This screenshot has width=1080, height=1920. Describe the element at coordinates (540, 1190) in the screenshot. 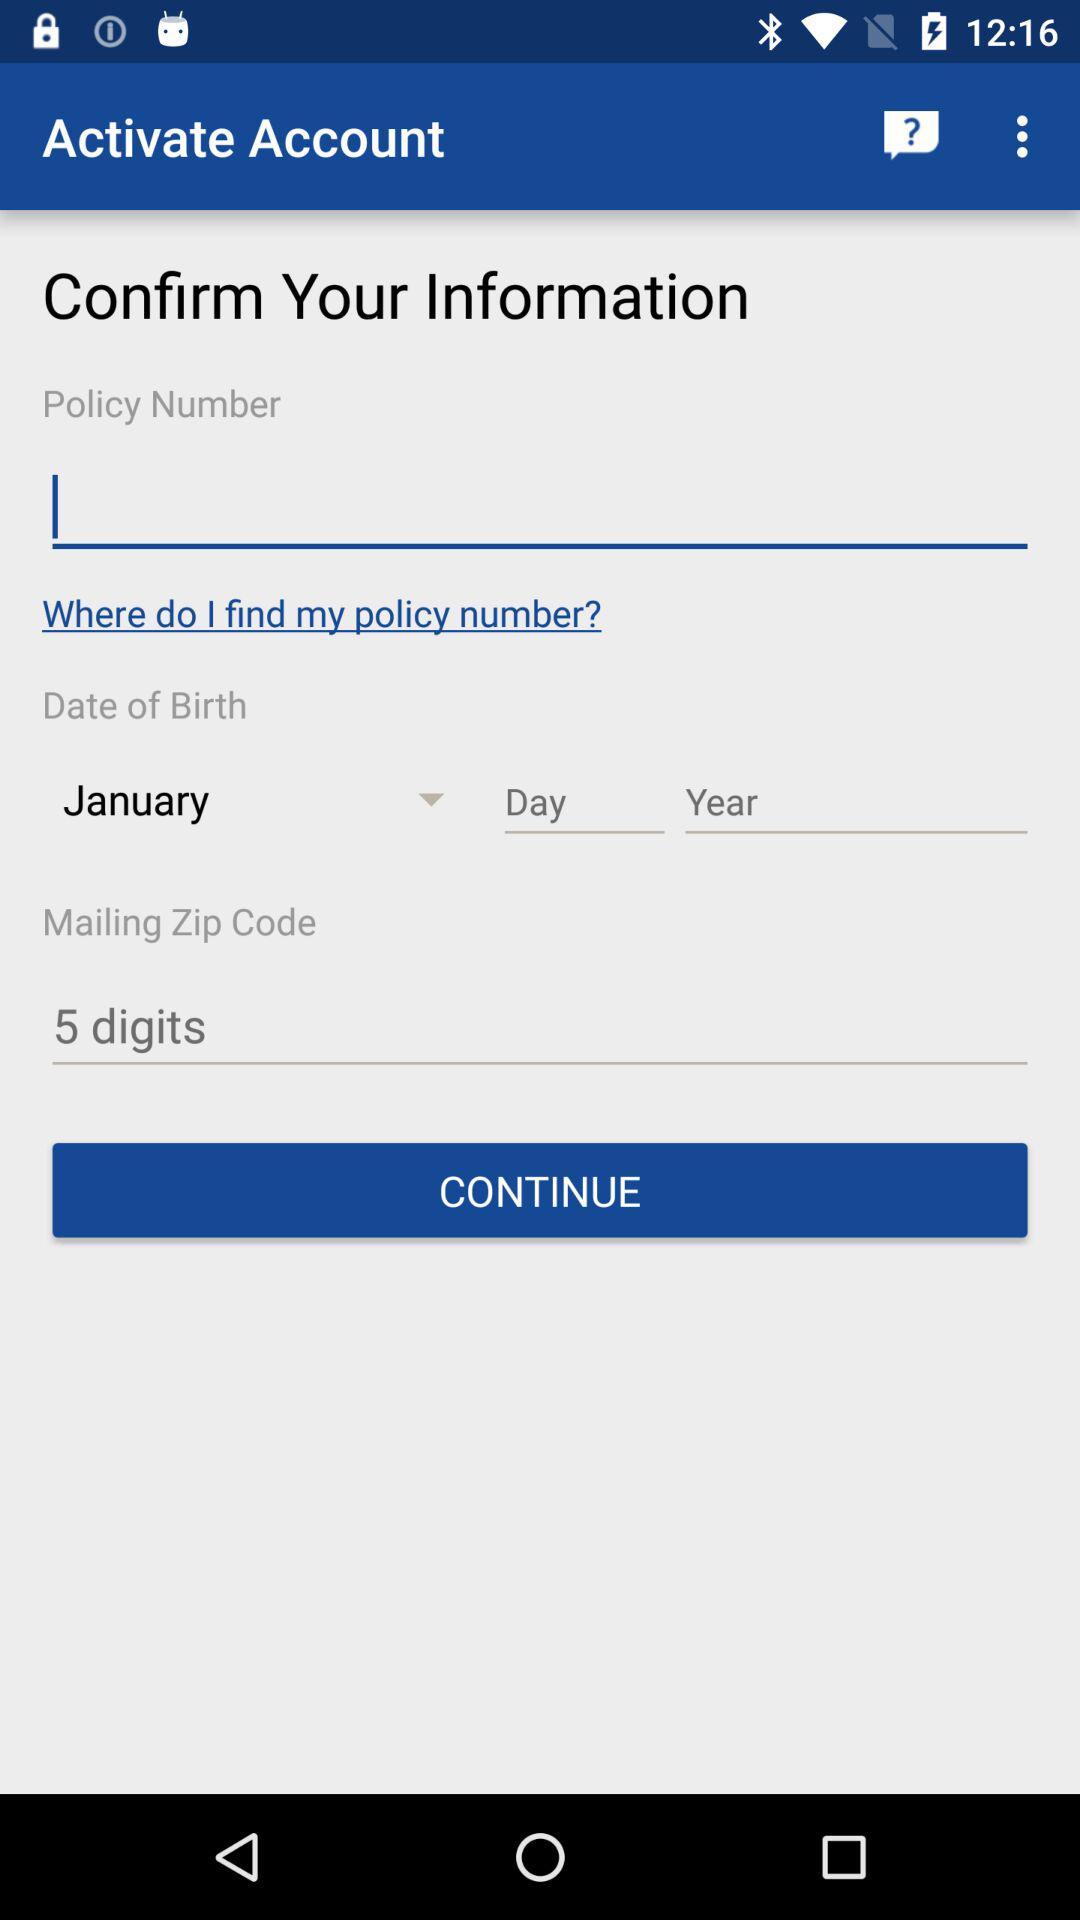

I see `continue item` at that location.